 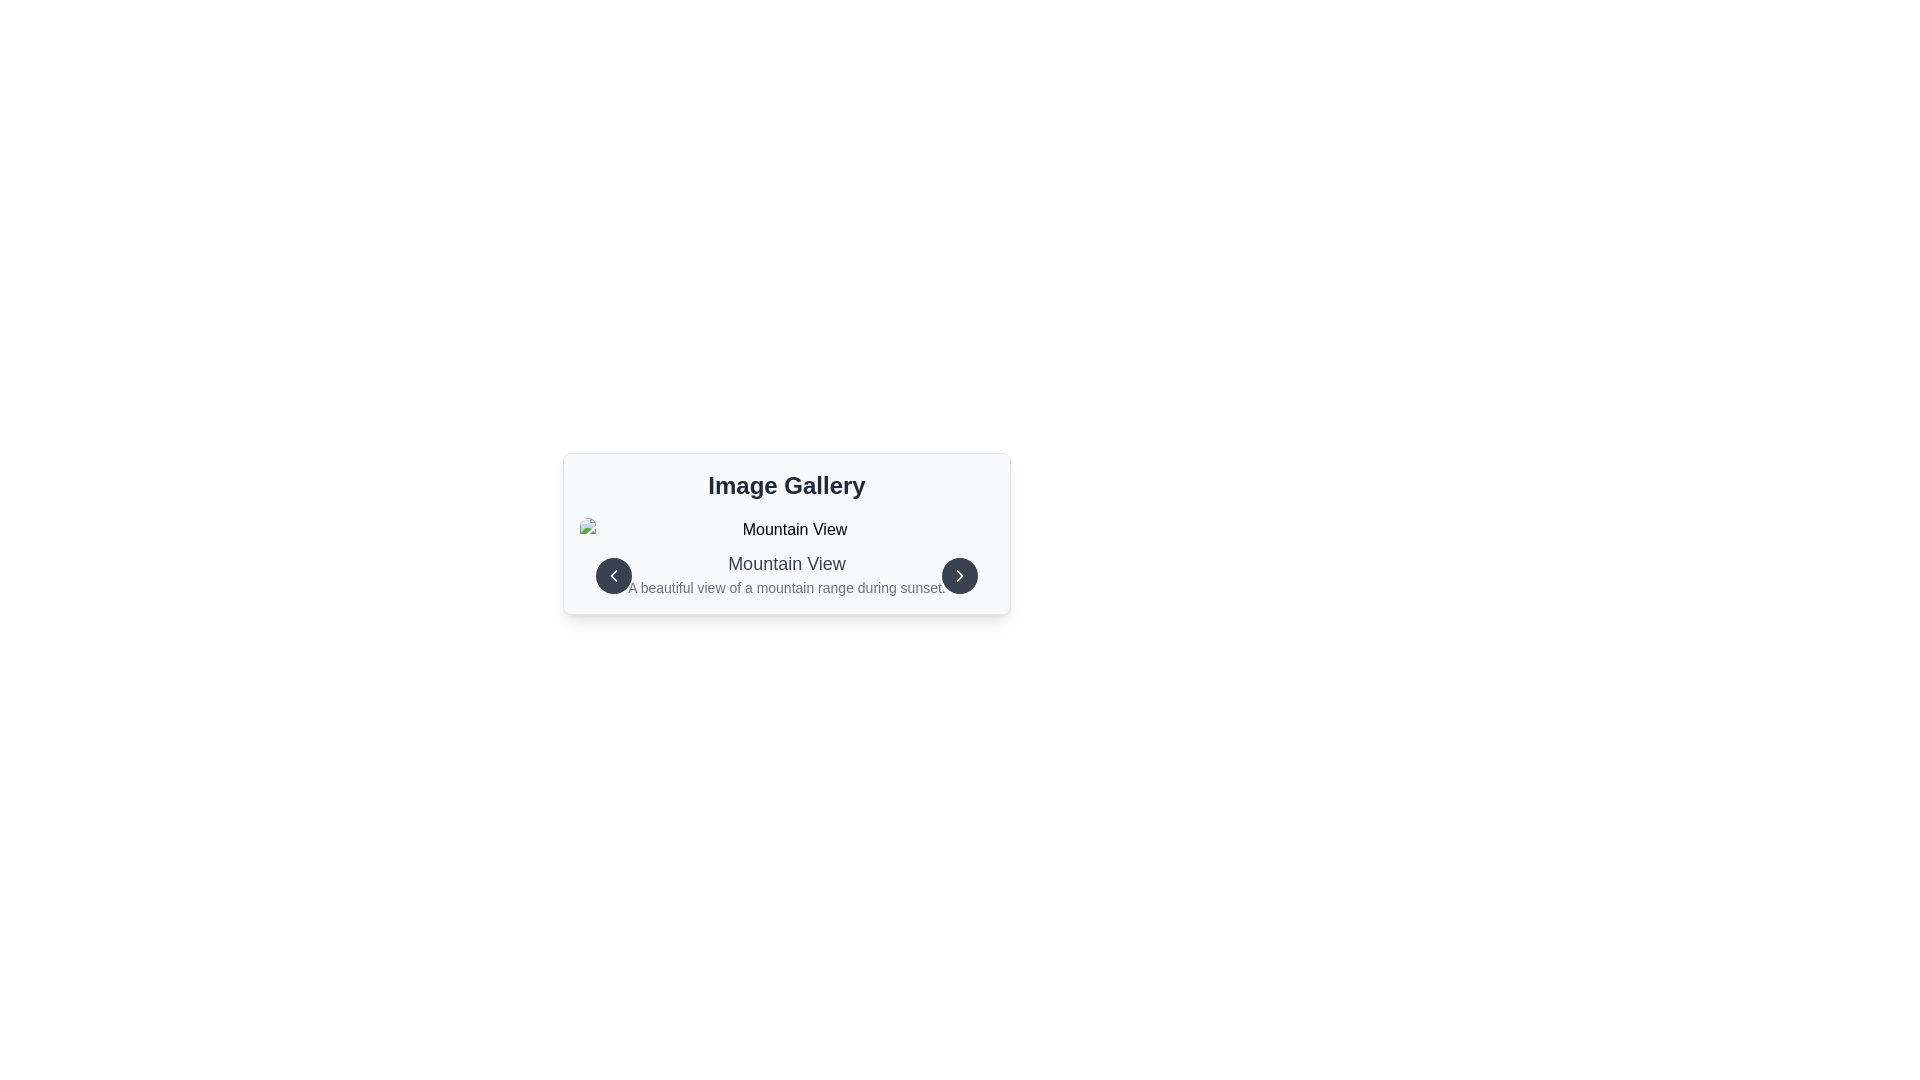 I want to click on the text description component that provides the title 'Mountain View' and description for the image in the gallery to check for tooltip or additional interactivity, so click(x=786, y=574).